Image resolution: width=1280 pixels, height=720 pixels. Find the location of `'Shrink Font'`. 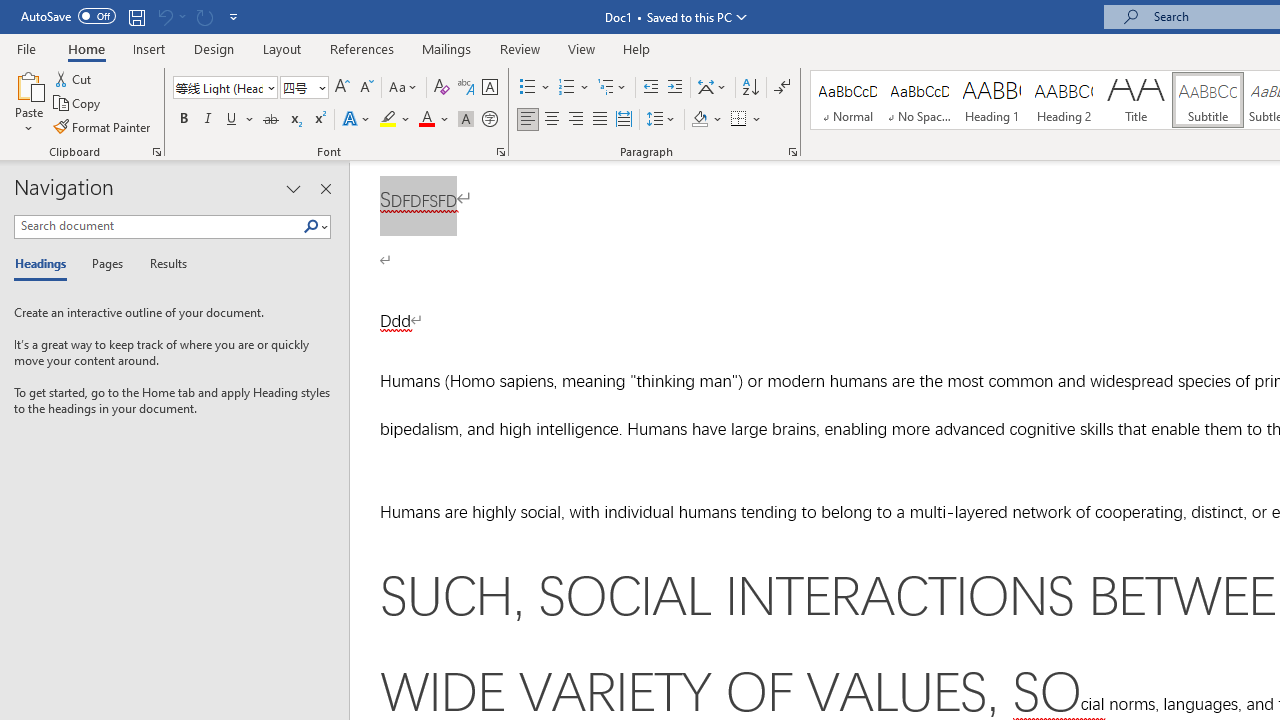

'Shrink Font' is located at coordinates (366, 86).